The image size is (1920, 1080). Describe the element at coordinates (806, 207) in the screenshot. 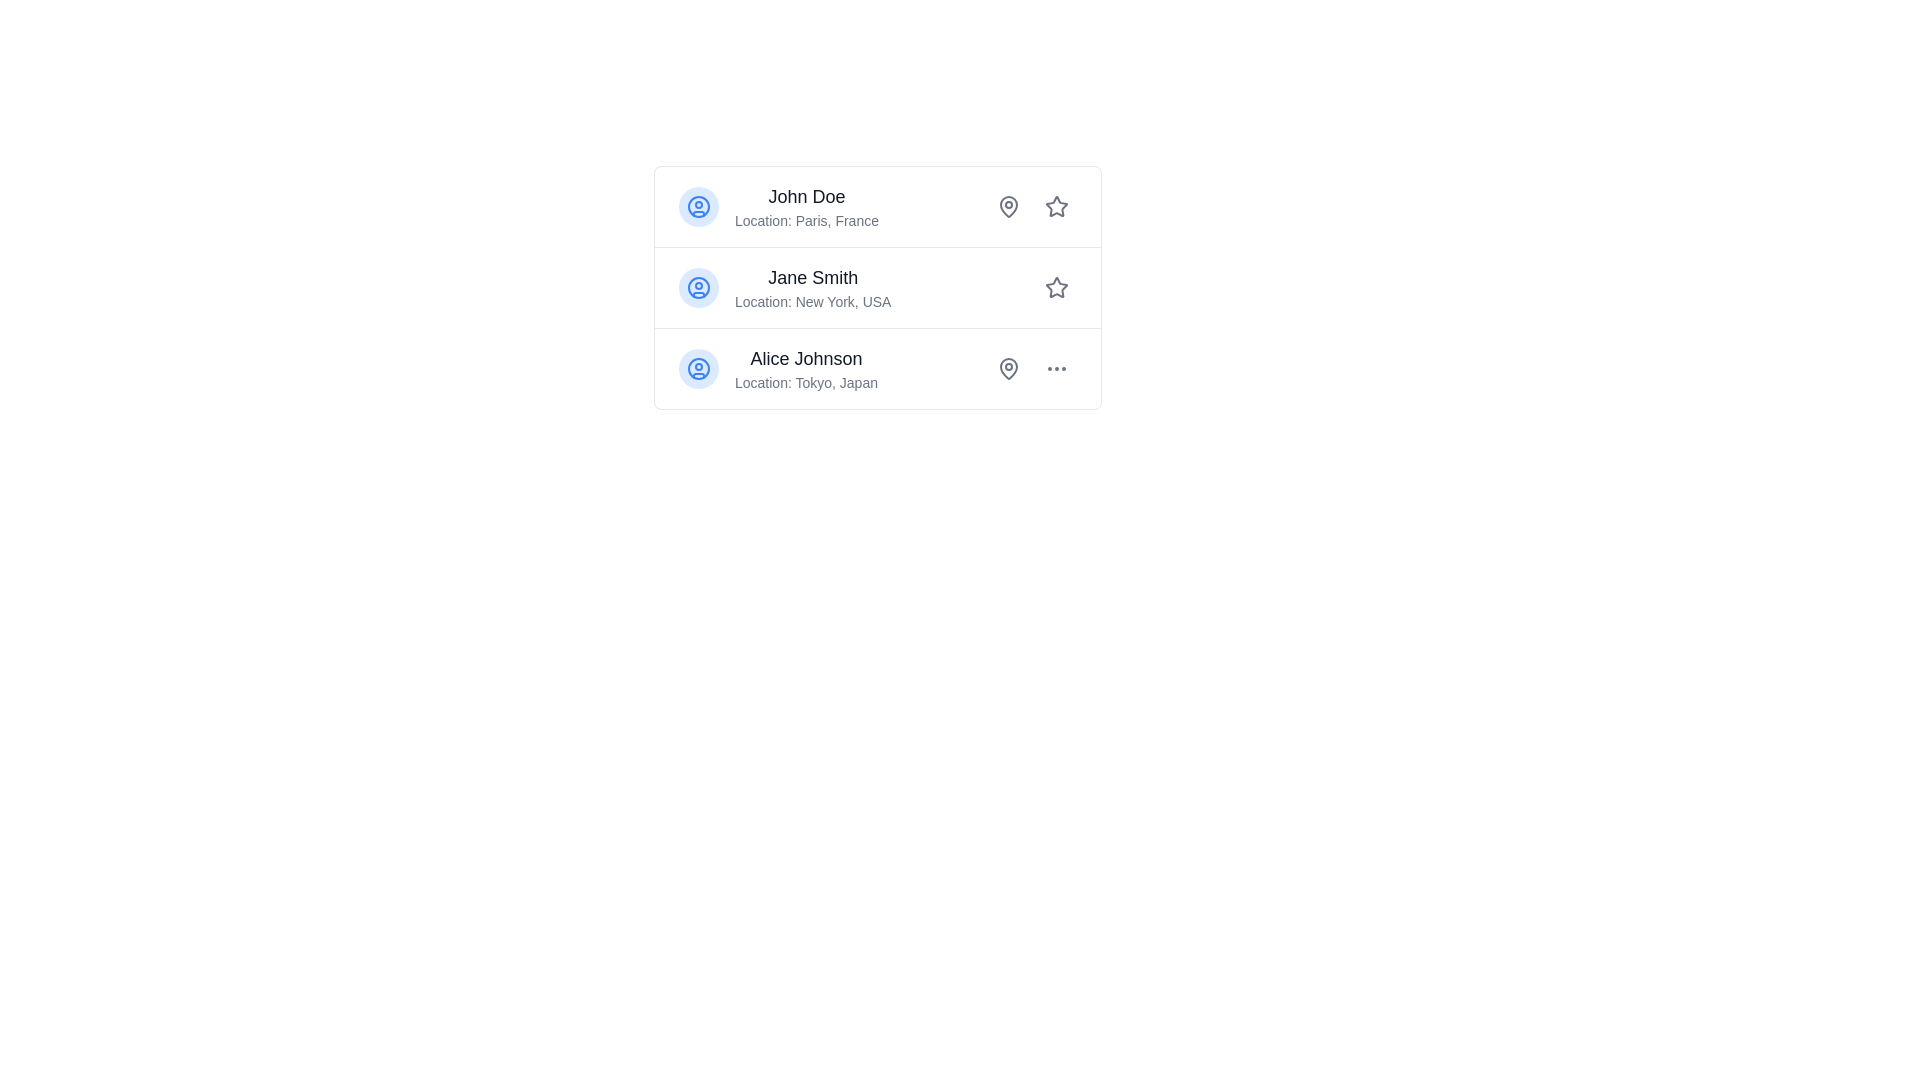

I see `the text block containing 'John Doe' and 'Location: Paris, France', which is the first element in a vertical list and located to the right of a circular user icon` at that location.